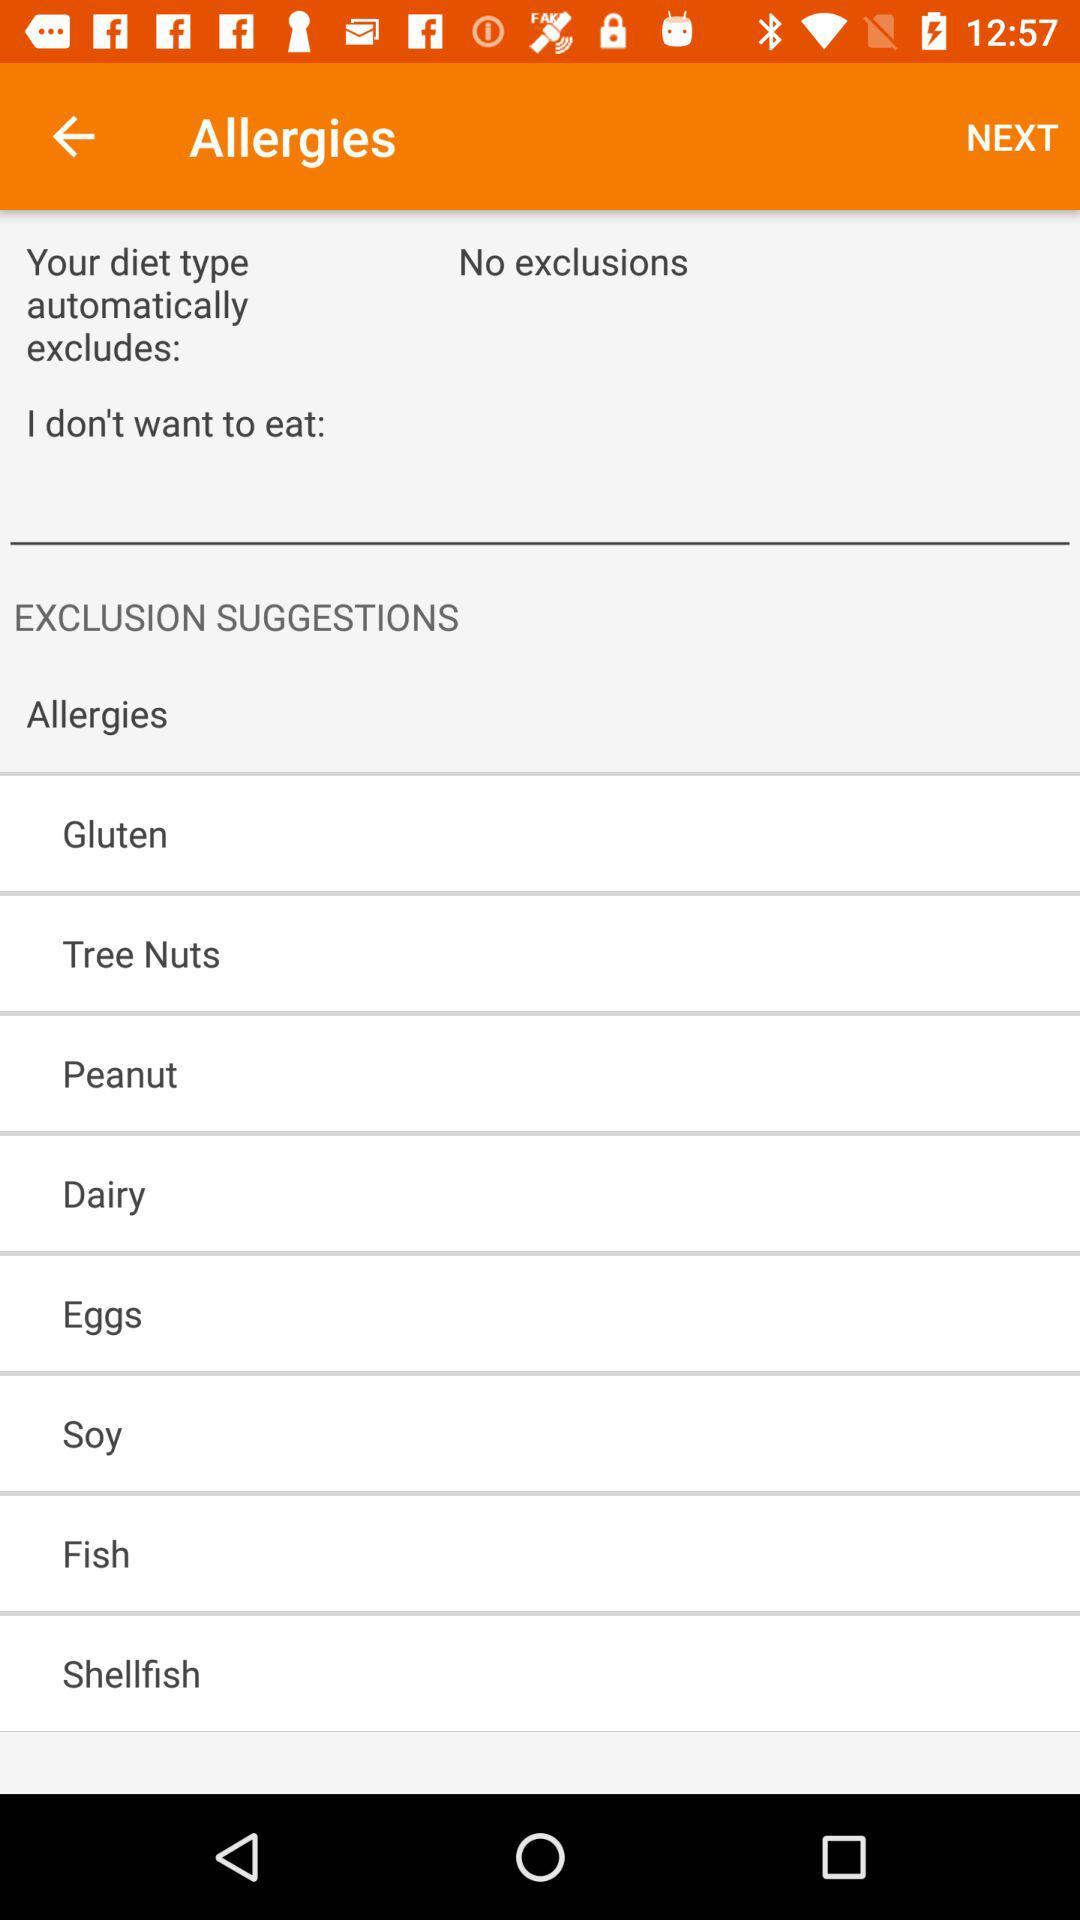 This screenshot has width=1080, height=1920. Describe the element at coordinates (1012, 135) in the screenshot. I see `icon next to the your diet type item` at that location.